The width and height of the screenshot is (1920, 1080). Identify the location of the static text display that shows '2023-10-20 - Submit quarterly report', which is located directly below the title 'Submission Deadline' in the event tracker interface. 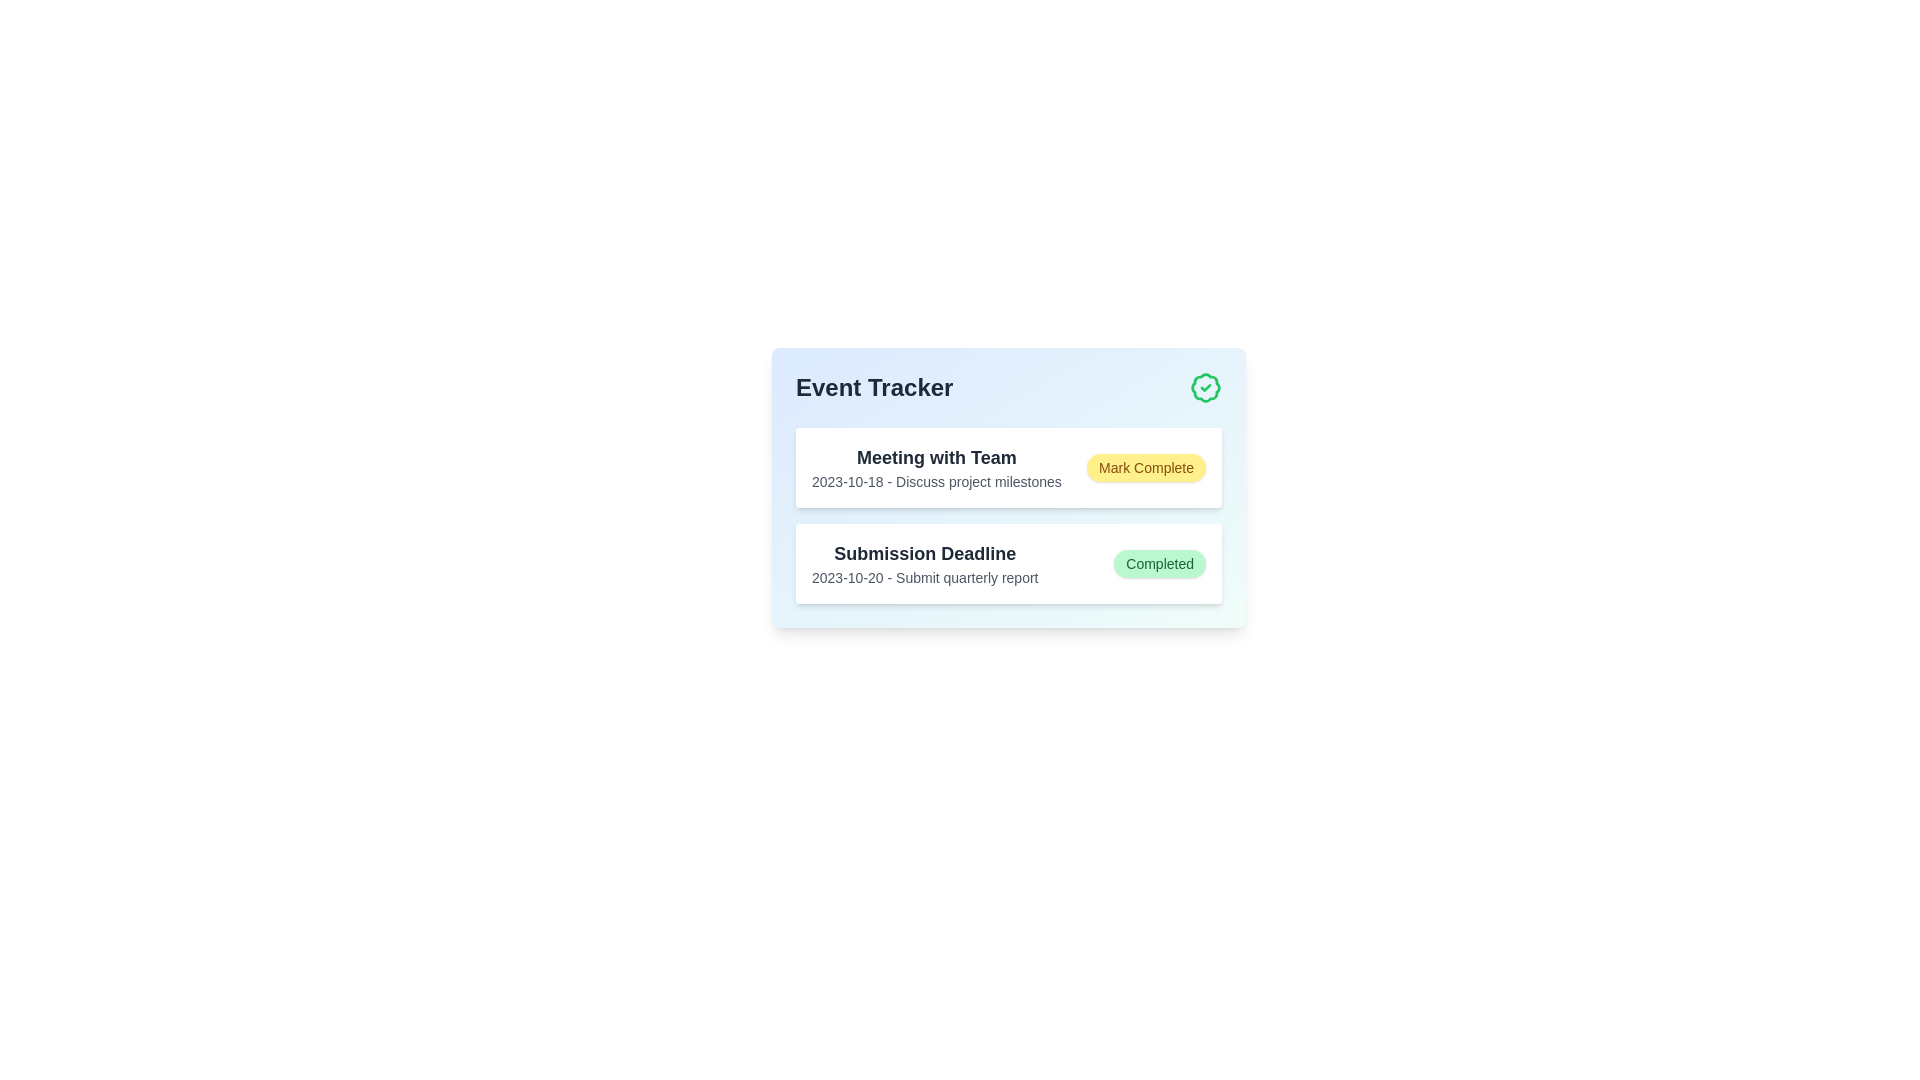
(924, 578).